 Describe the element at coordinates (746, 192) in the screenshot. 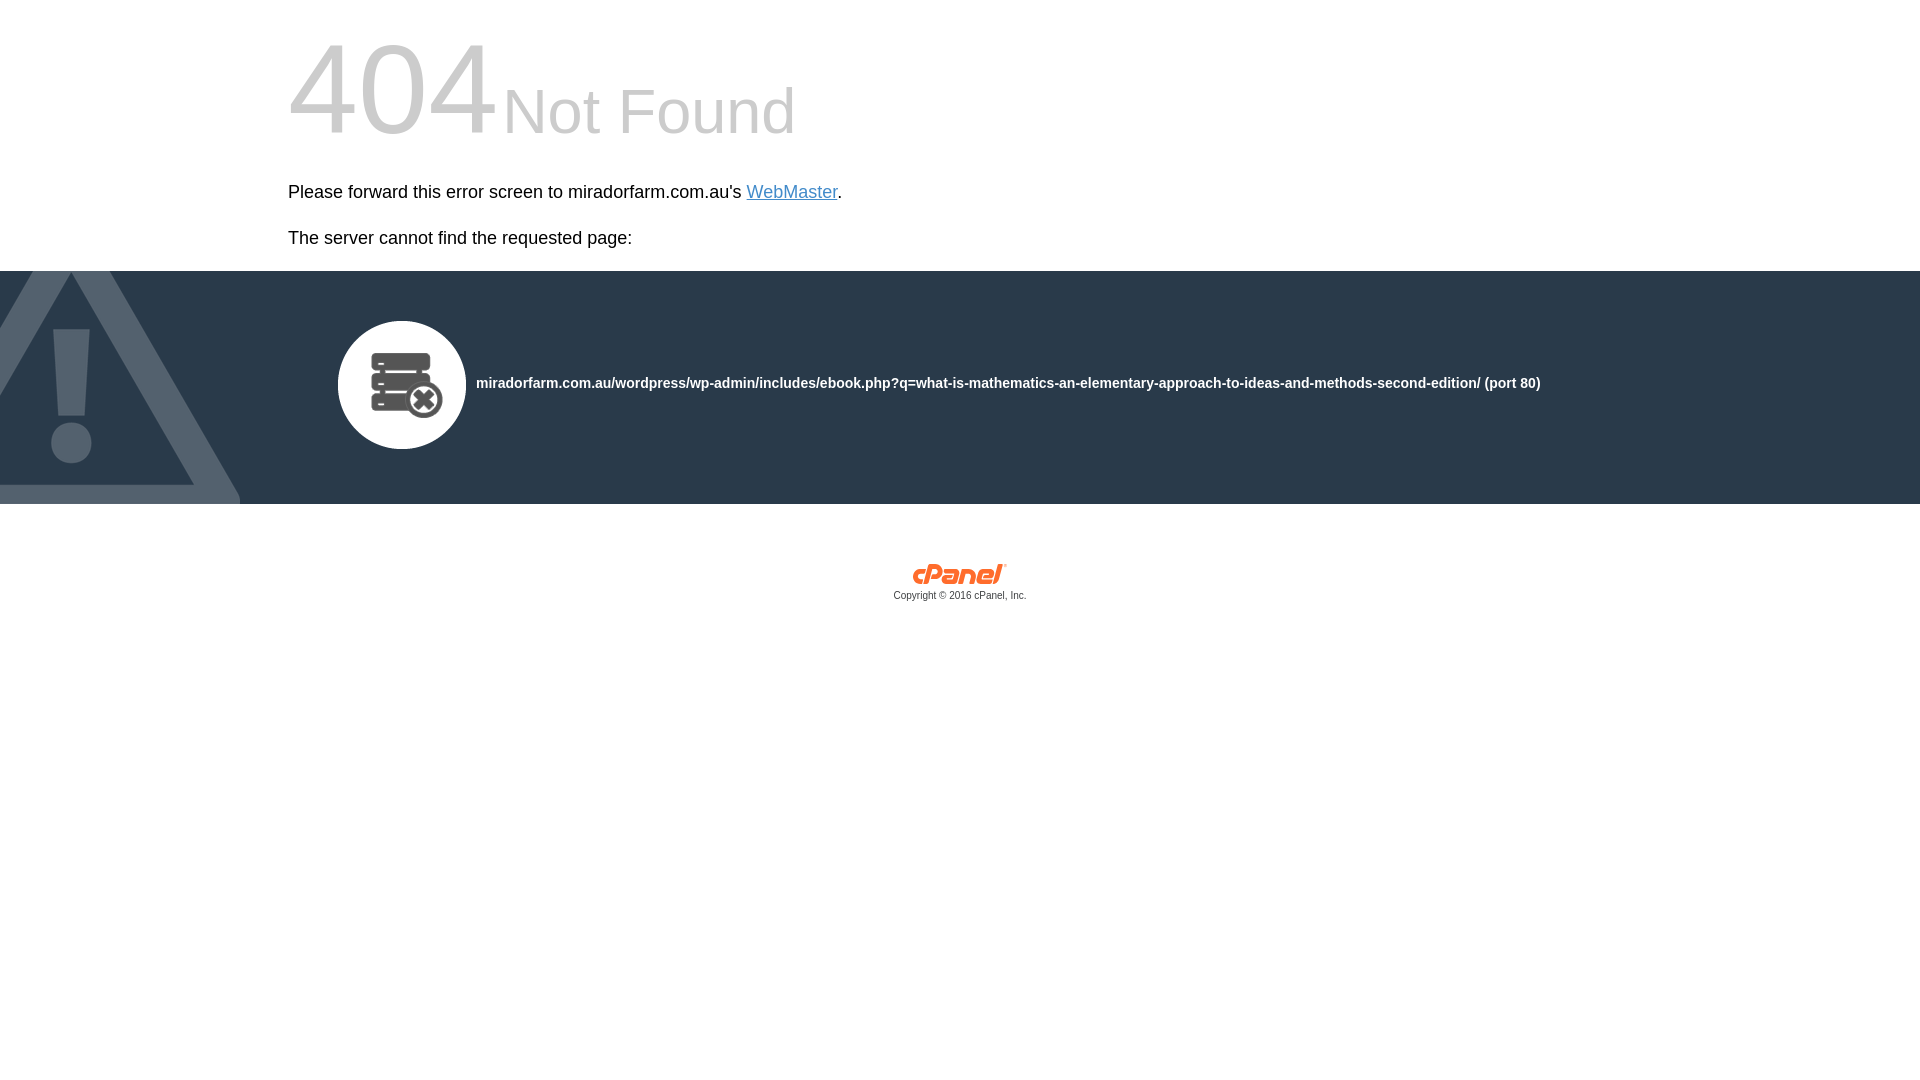

I see `'WebMaster'` at that location.